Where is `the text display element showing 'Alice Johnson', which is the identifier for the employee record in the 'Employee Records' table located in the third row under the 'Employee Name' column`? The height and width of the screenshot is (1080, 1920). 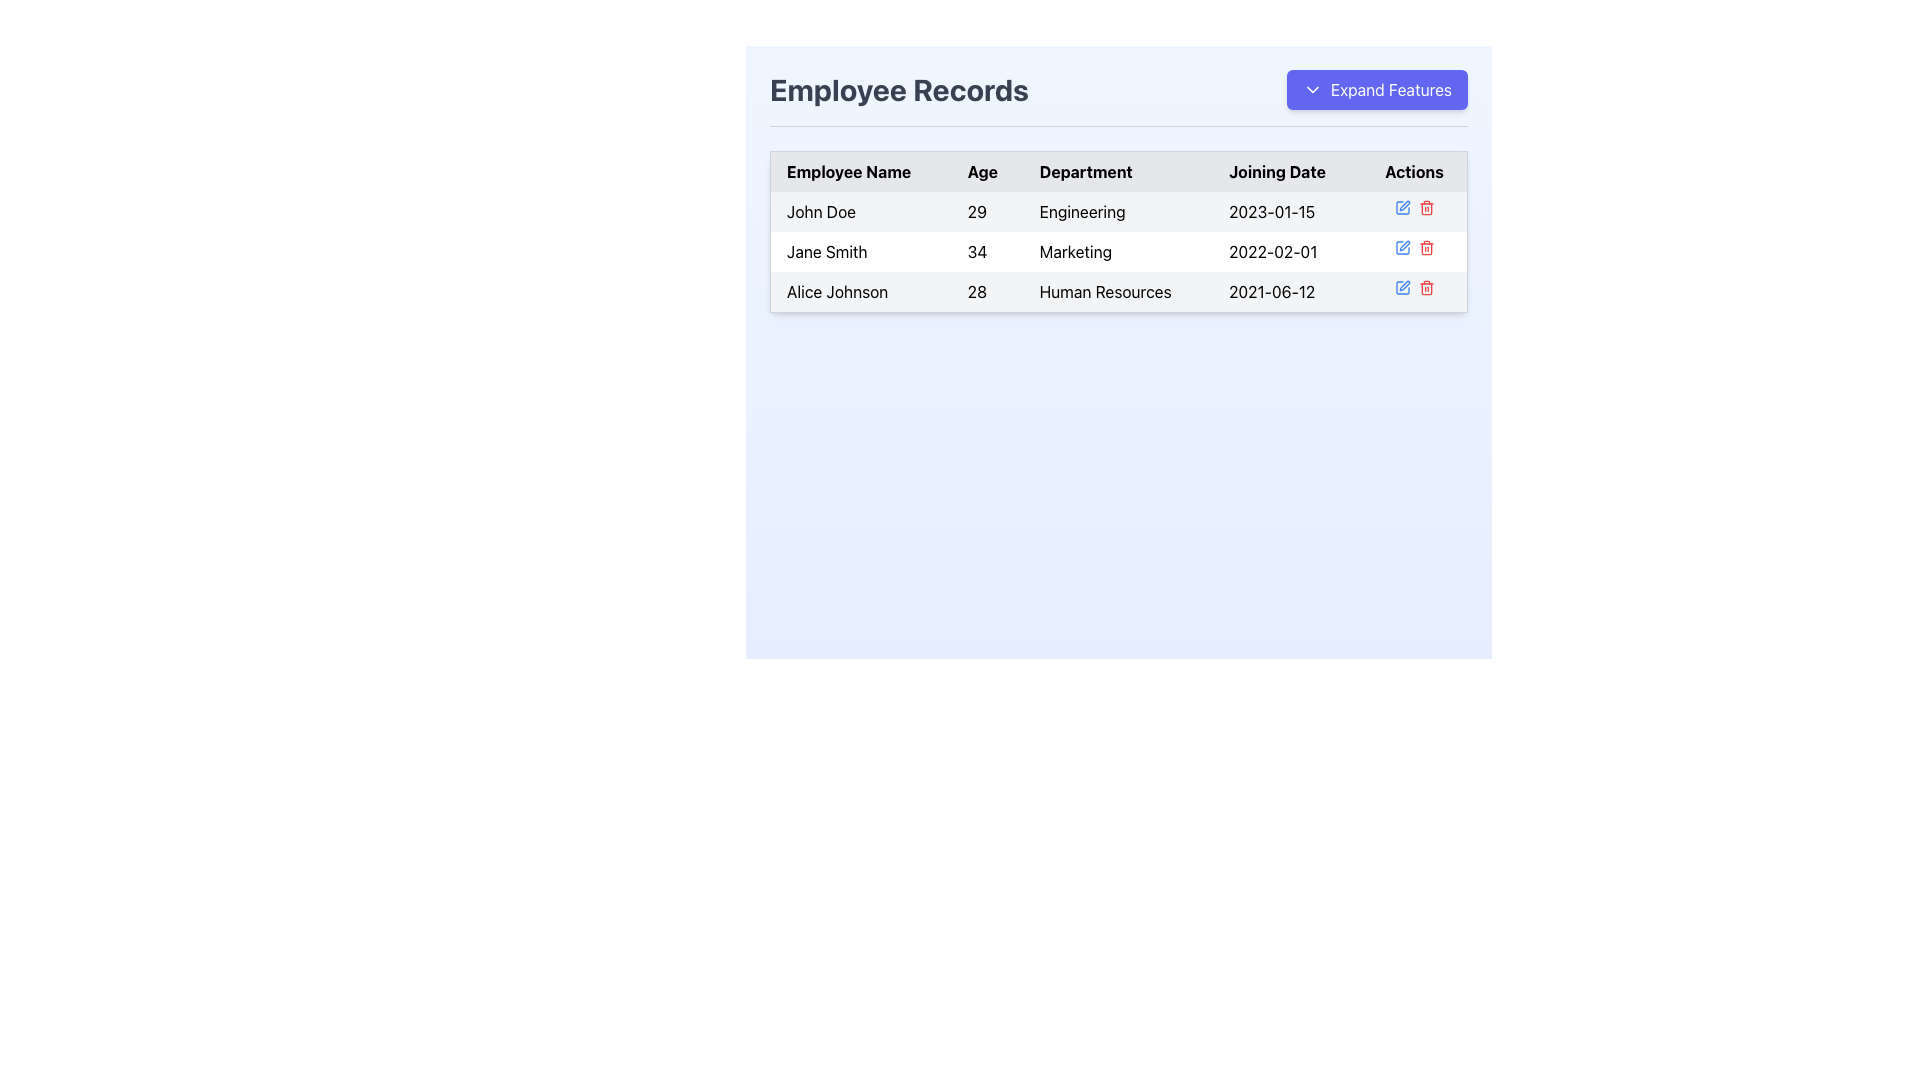
the text display element showing 'Alice Johnson', which is the identifier for the employee record in the 'Employee Records' table located in the third row under the 'Employee Name' column is located at coordinates (861, 292).